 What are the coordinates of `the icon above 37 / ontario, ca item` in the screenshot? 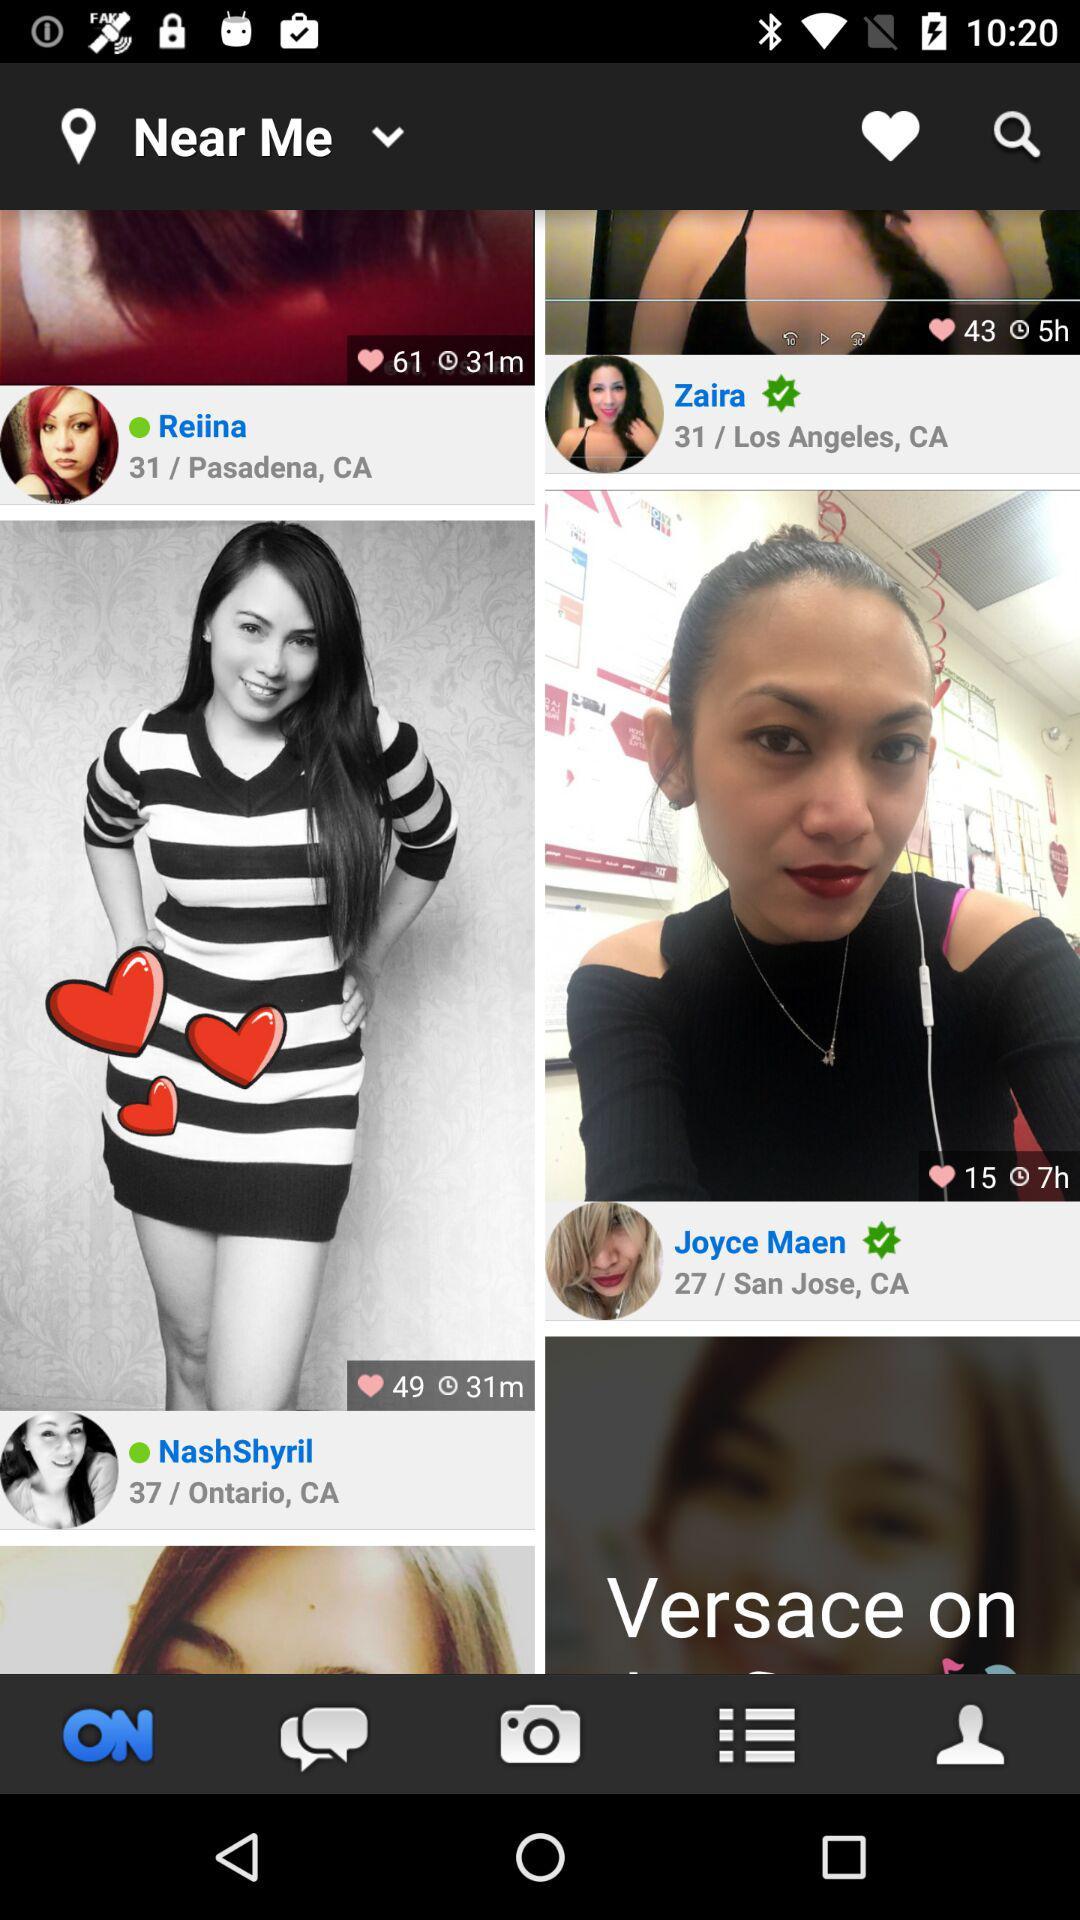 It's located at (234, 1450).